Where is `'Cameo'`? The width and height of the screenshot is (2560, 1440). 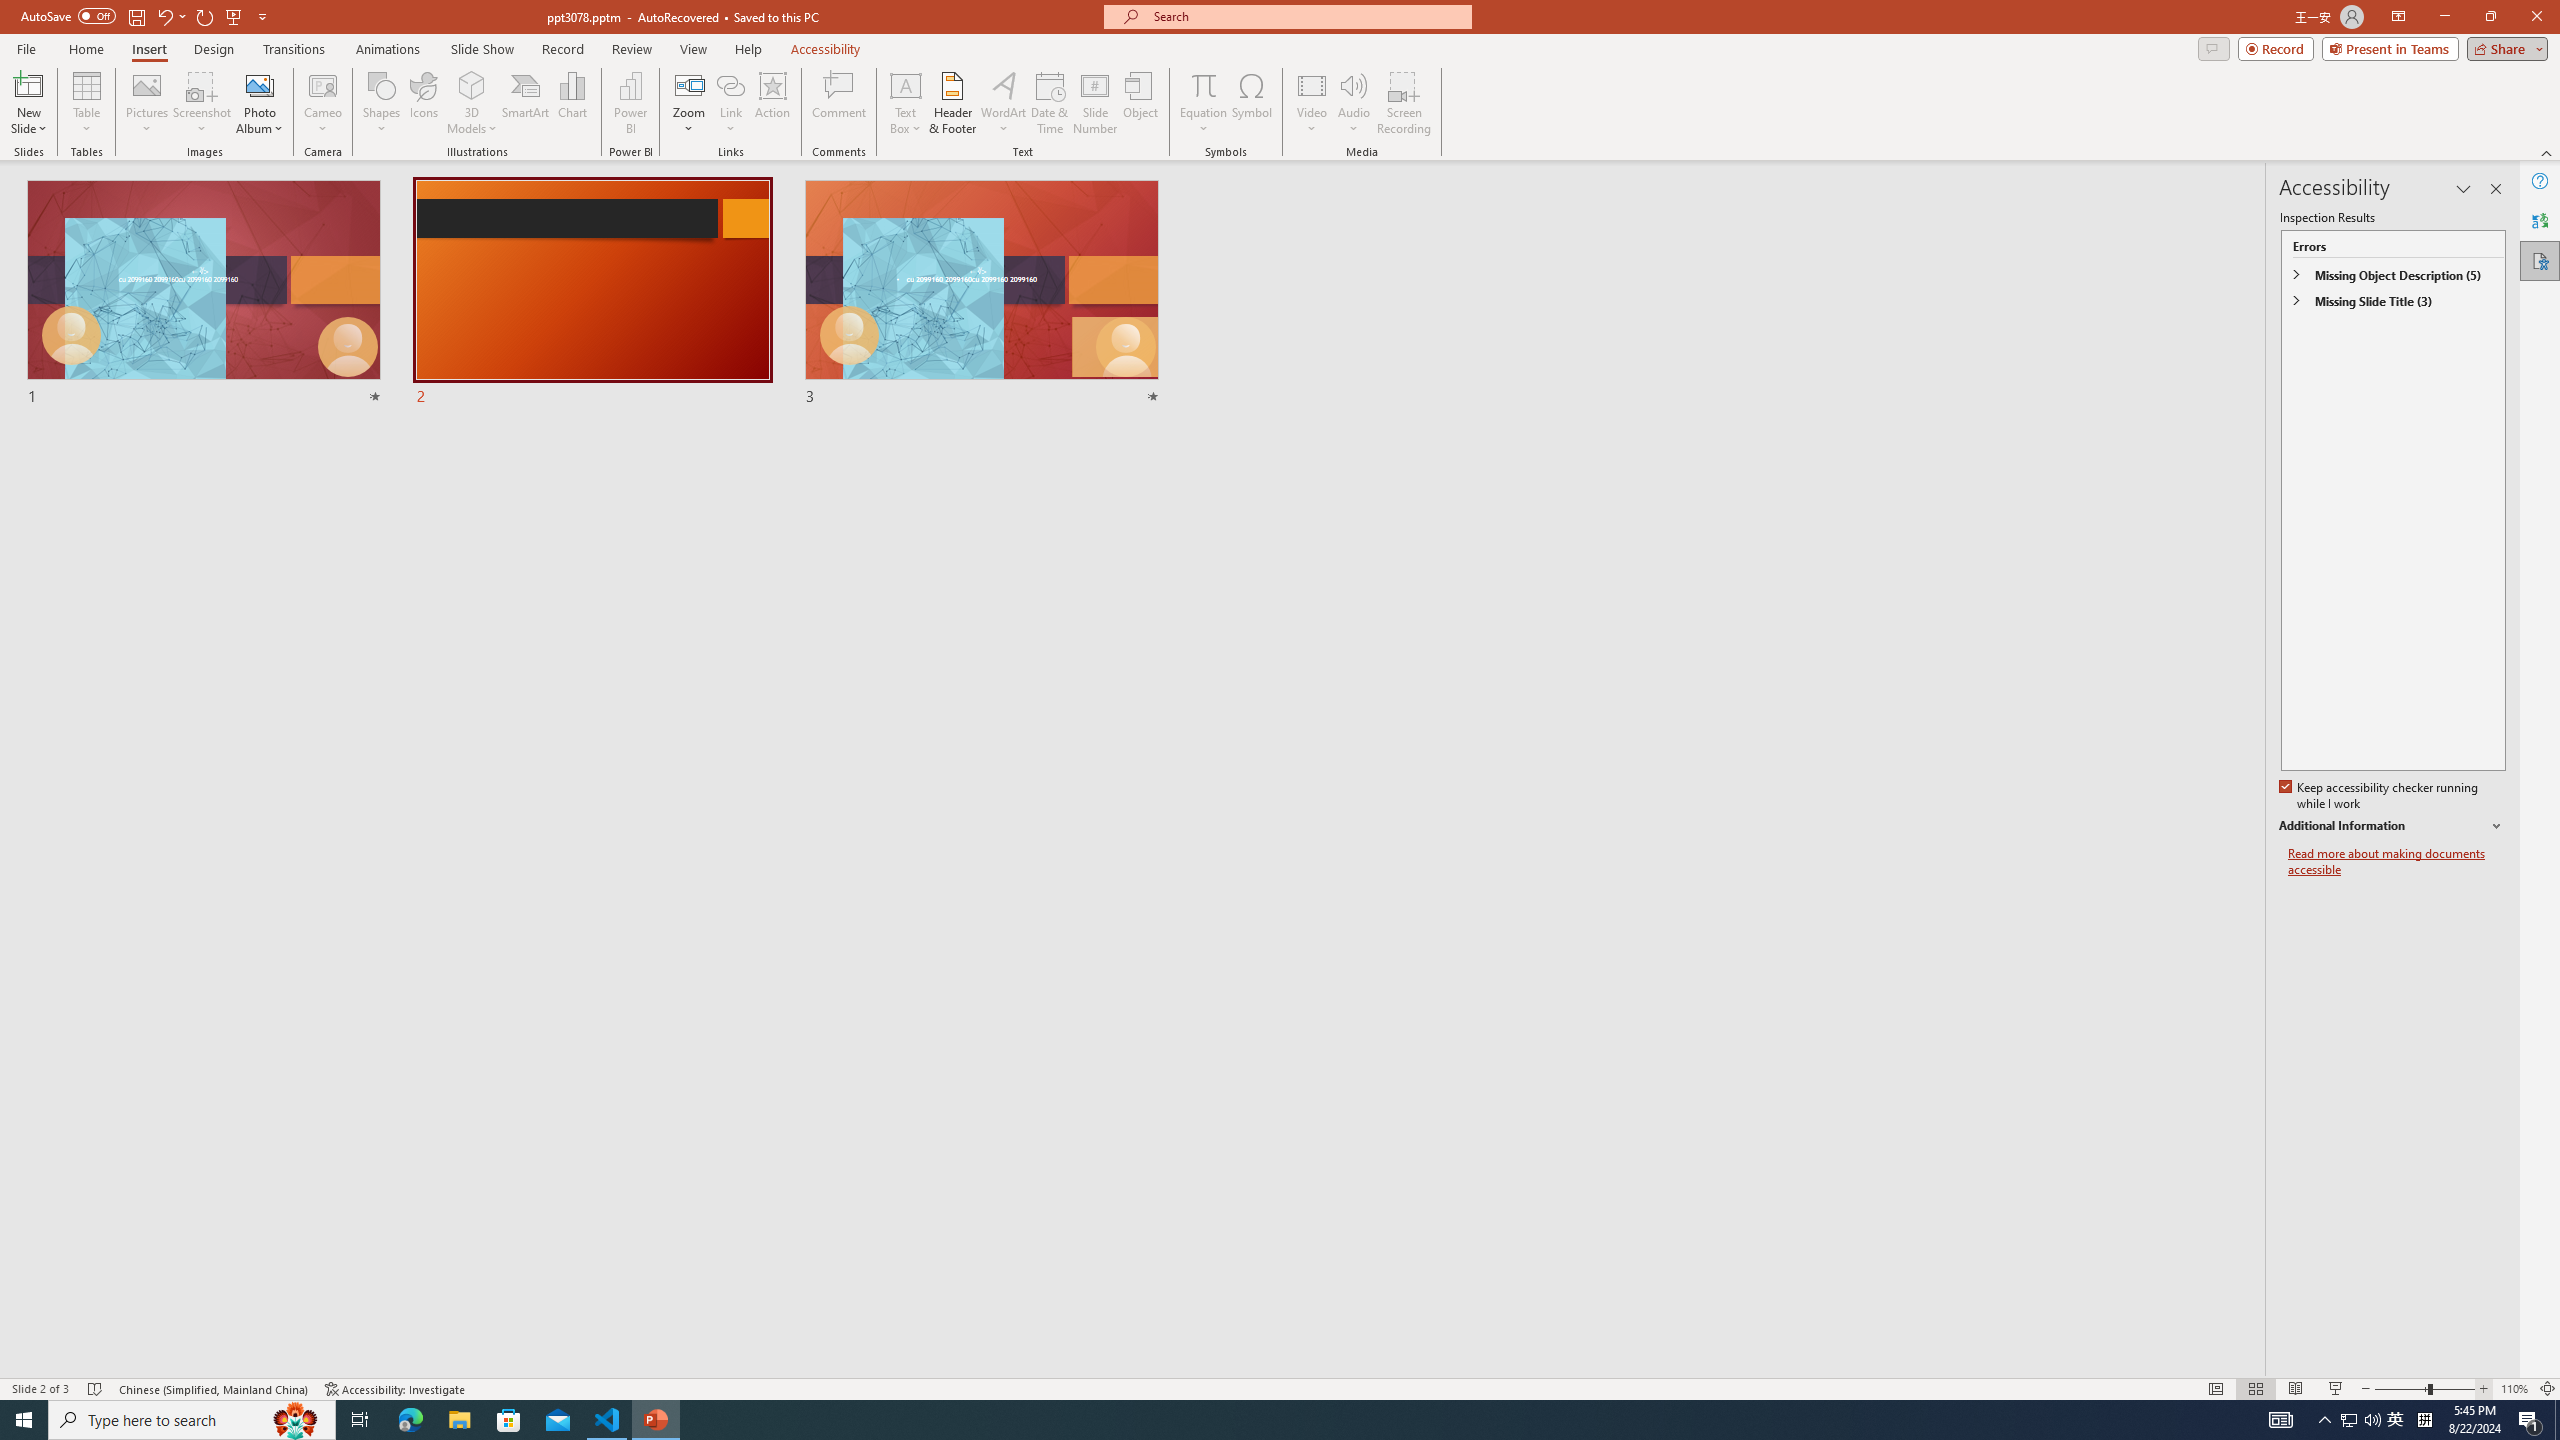 'Cameo' is located at coordinates (322, 84).